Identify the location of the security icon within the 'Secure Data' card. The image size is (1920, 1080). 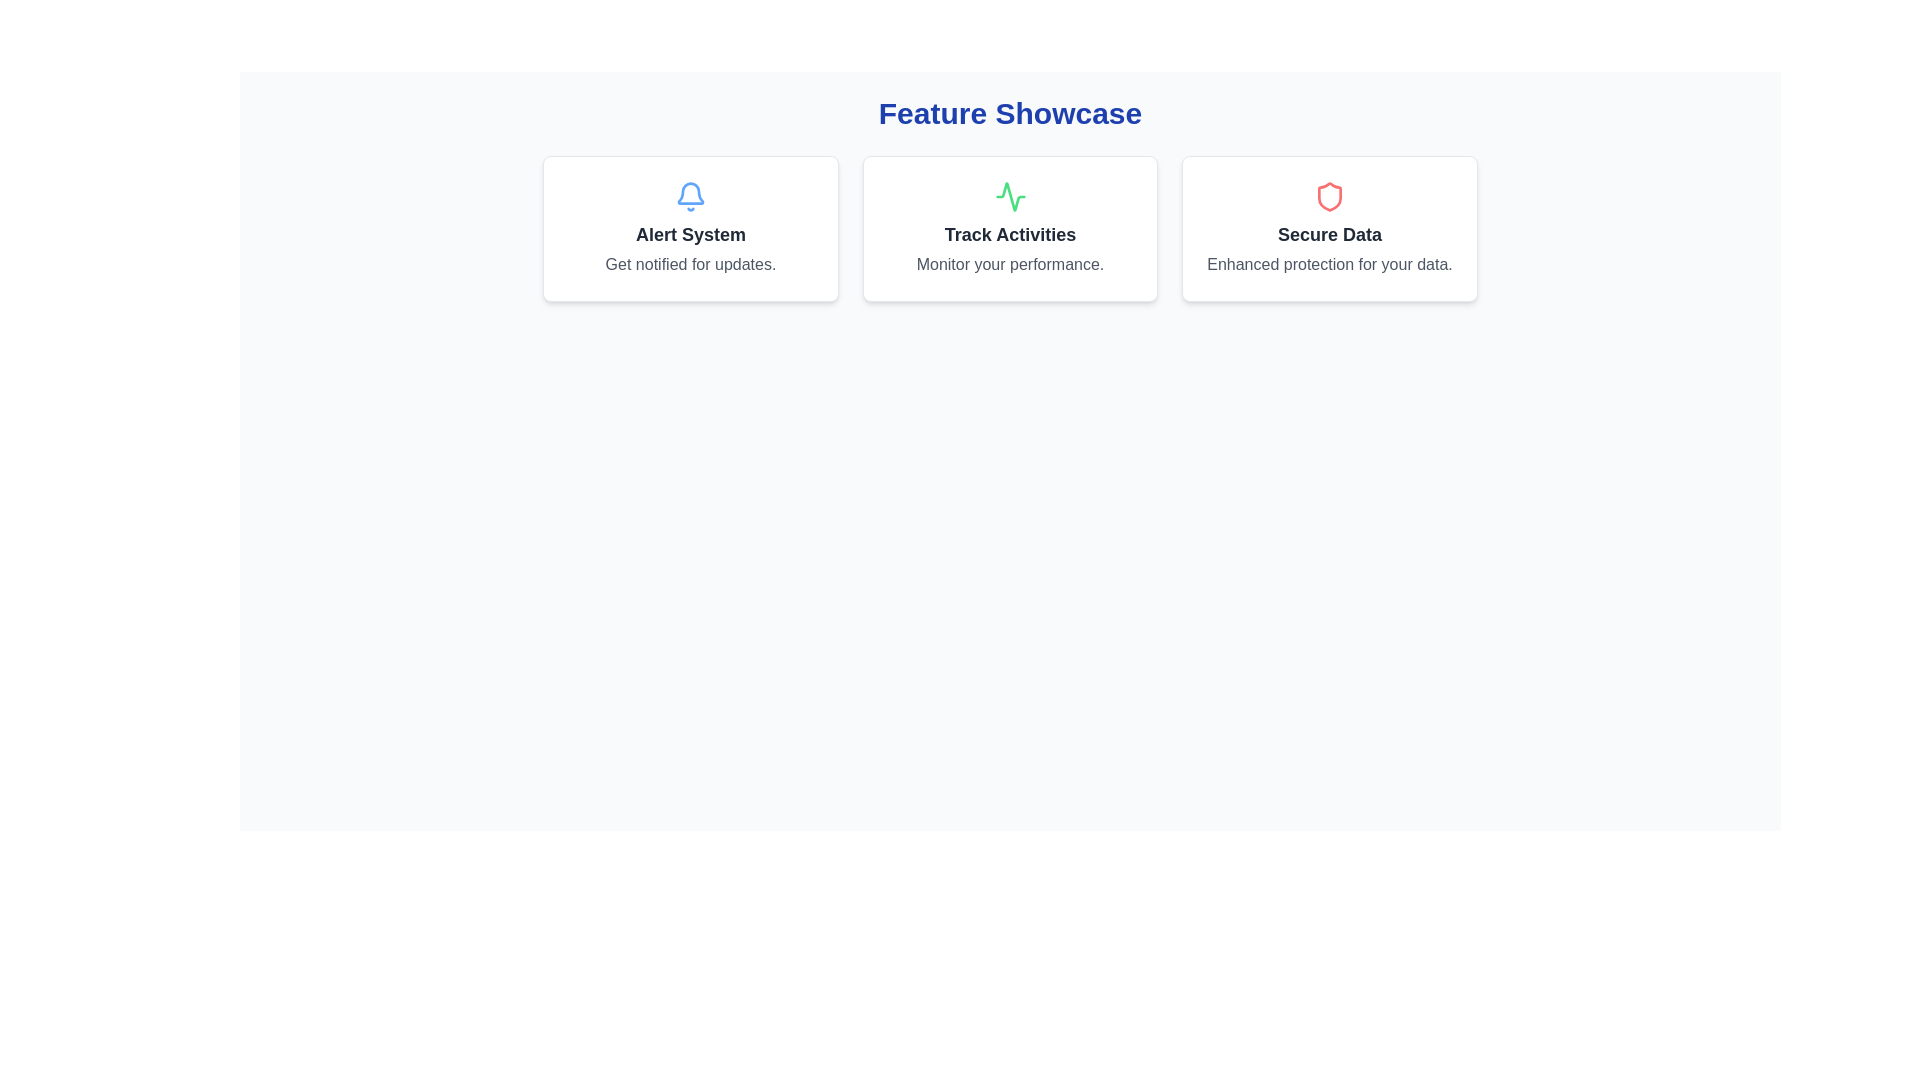
(1329, 196).